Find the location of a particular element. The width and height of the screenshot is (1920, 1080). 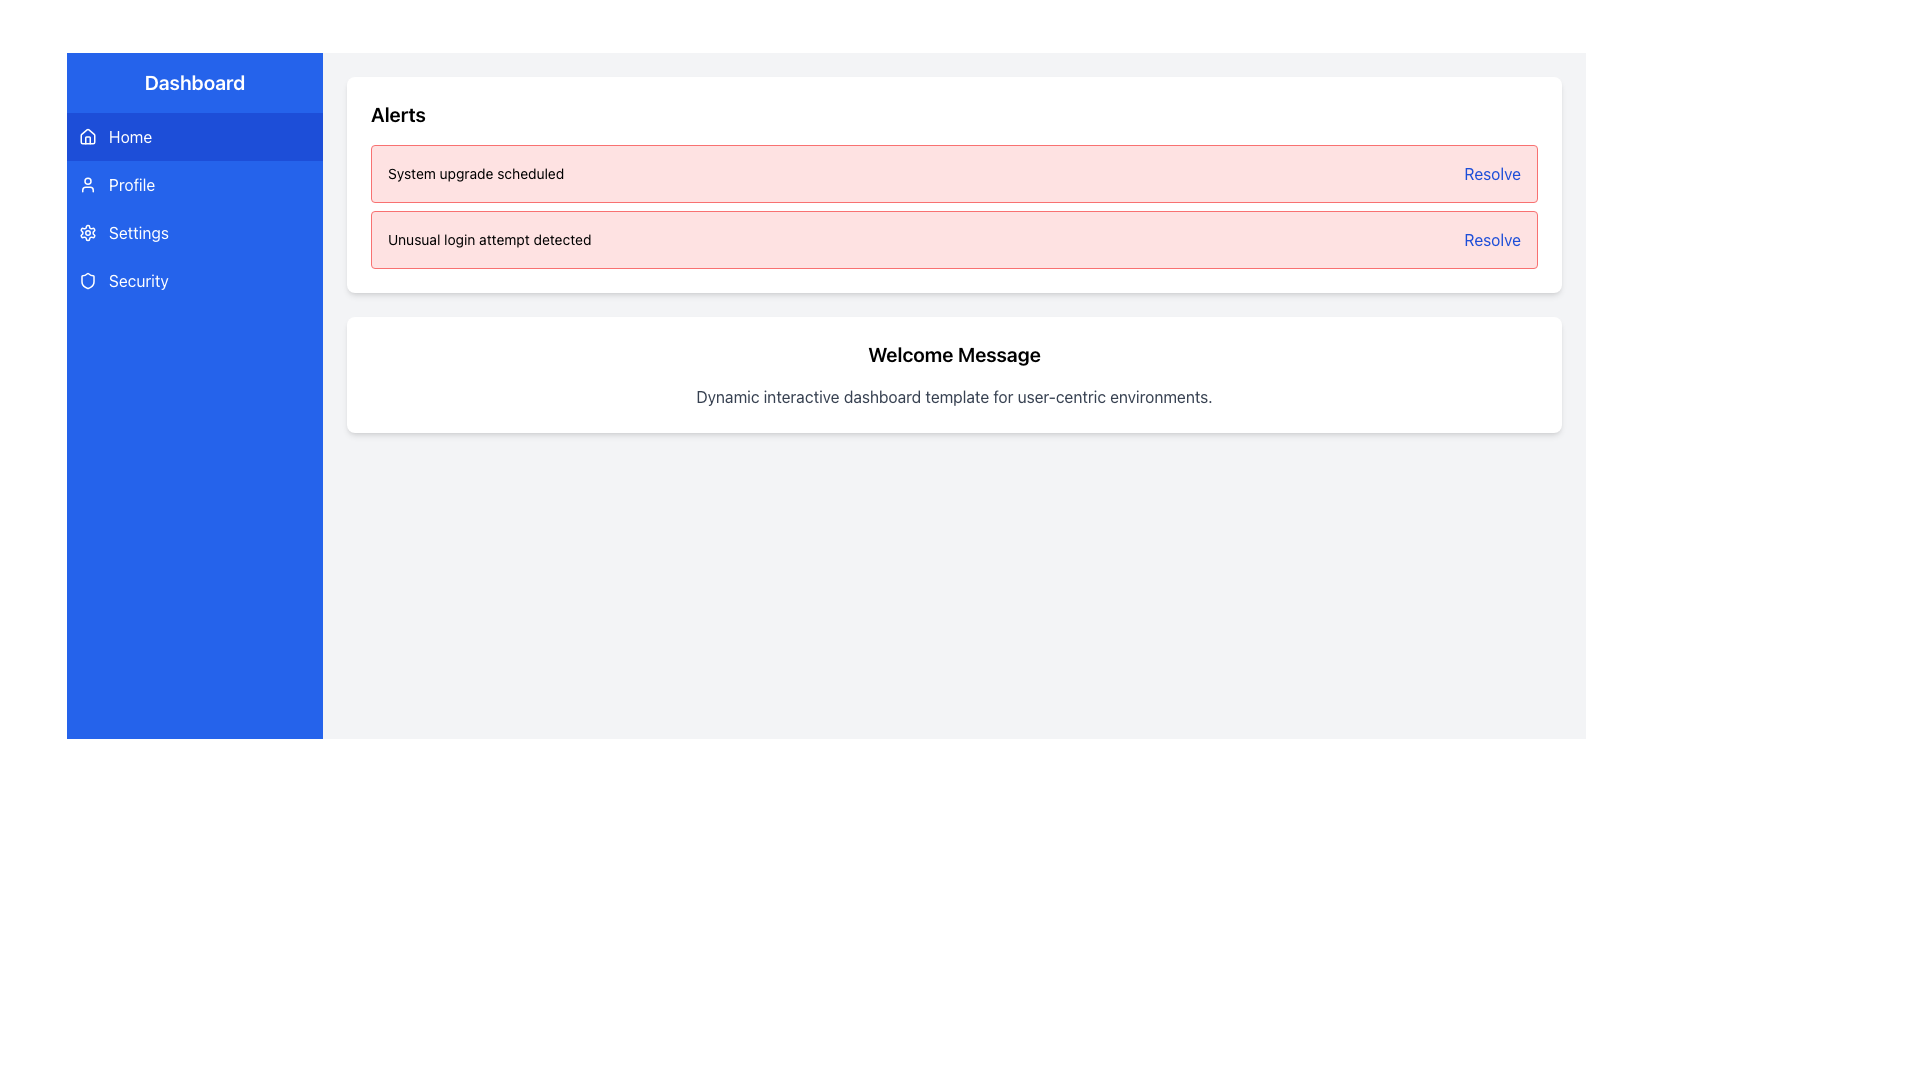

the gear-shaped settings icon located in the vertical navigation bar on the left side of the interface is located at coordinates (86, 231).